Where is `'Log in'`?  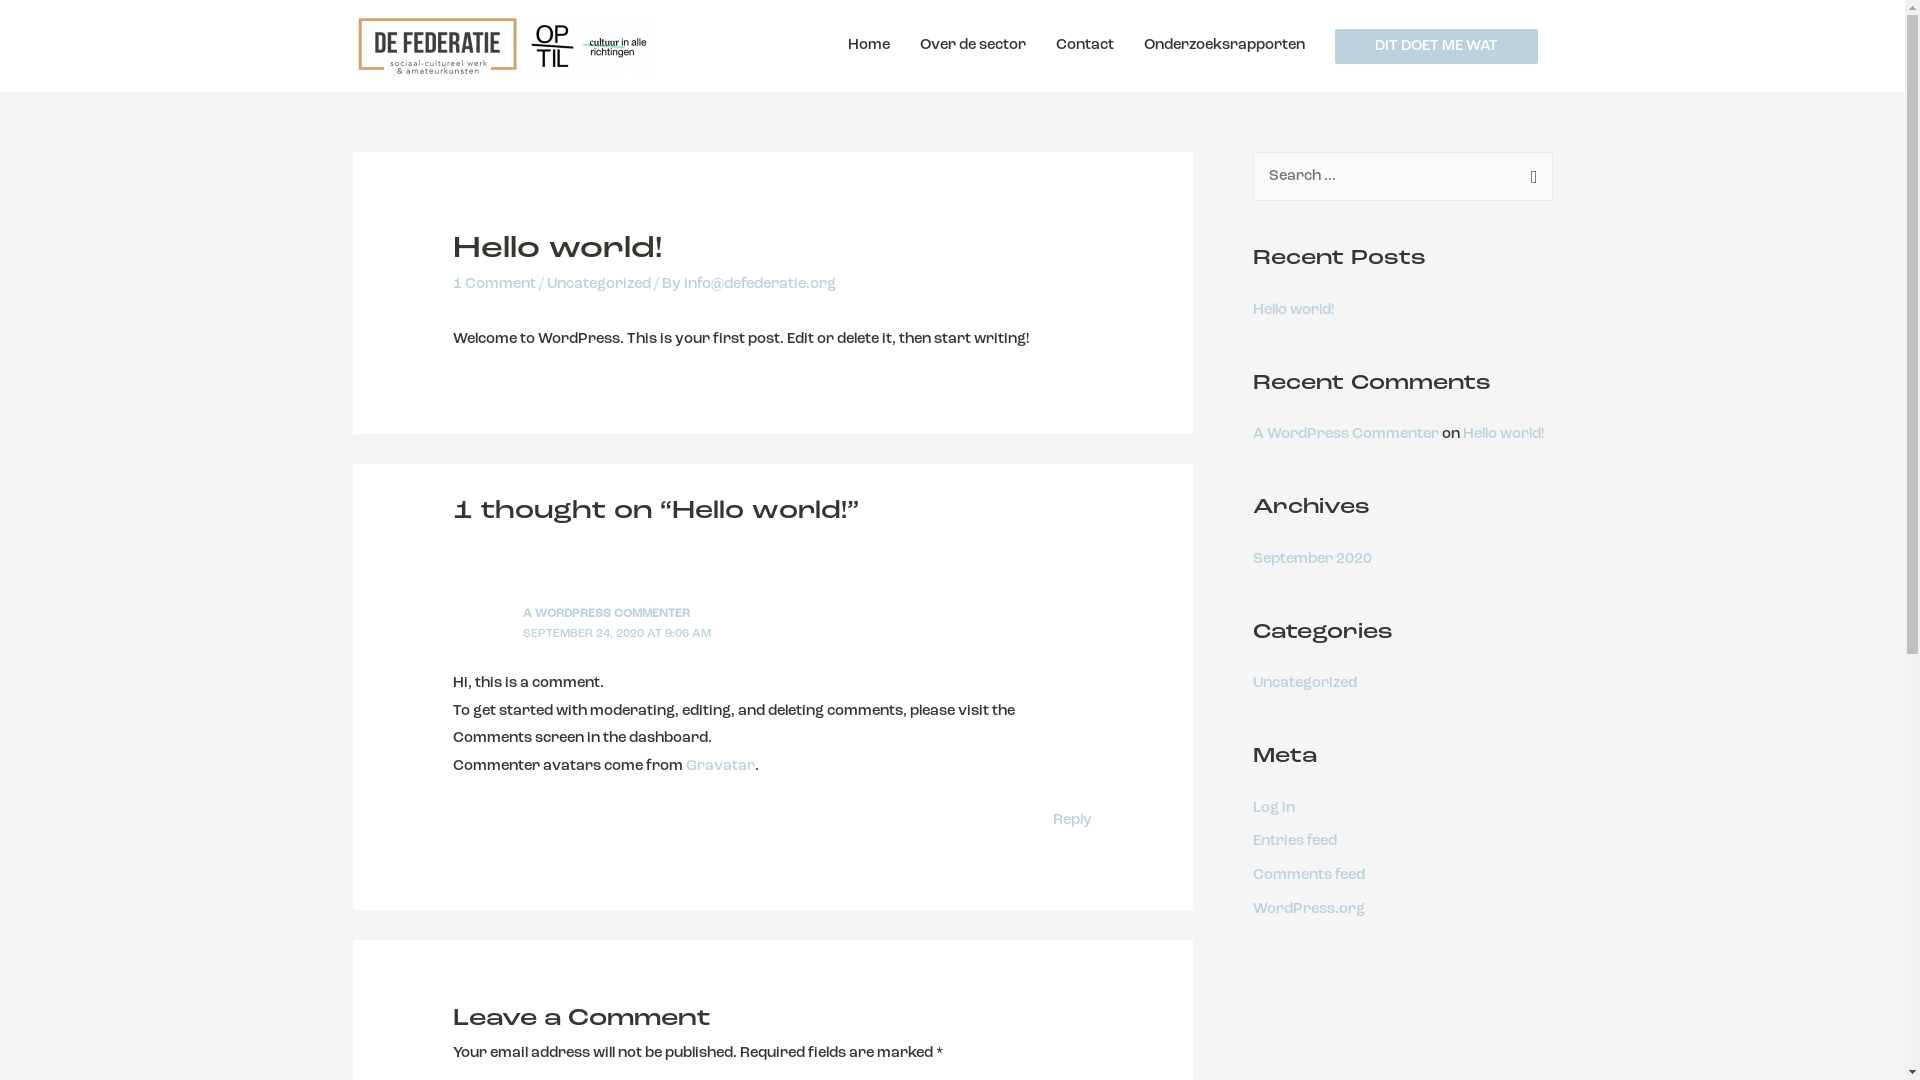 'Log in' is located at coordinates (1271, 806).